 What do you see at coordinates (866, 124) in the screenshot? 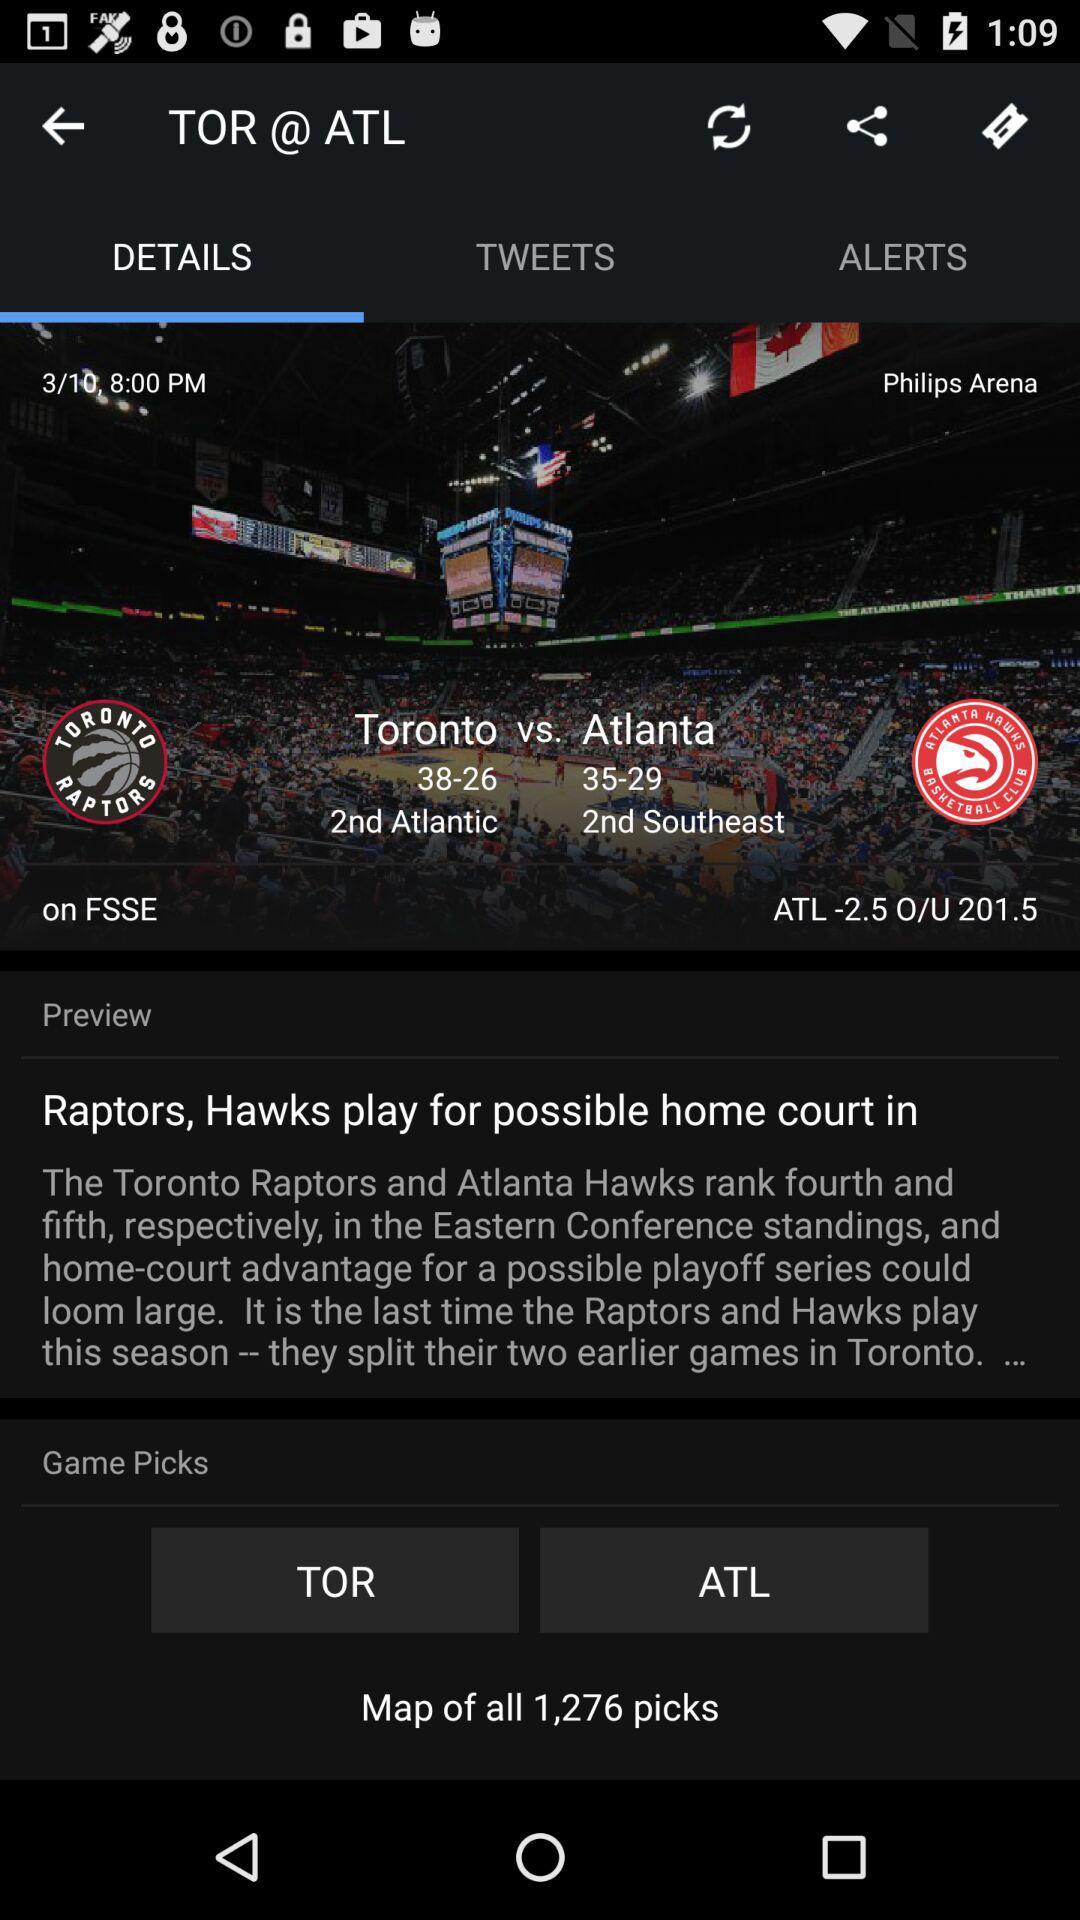
I see `share the article` at bounding box center [866, 124].